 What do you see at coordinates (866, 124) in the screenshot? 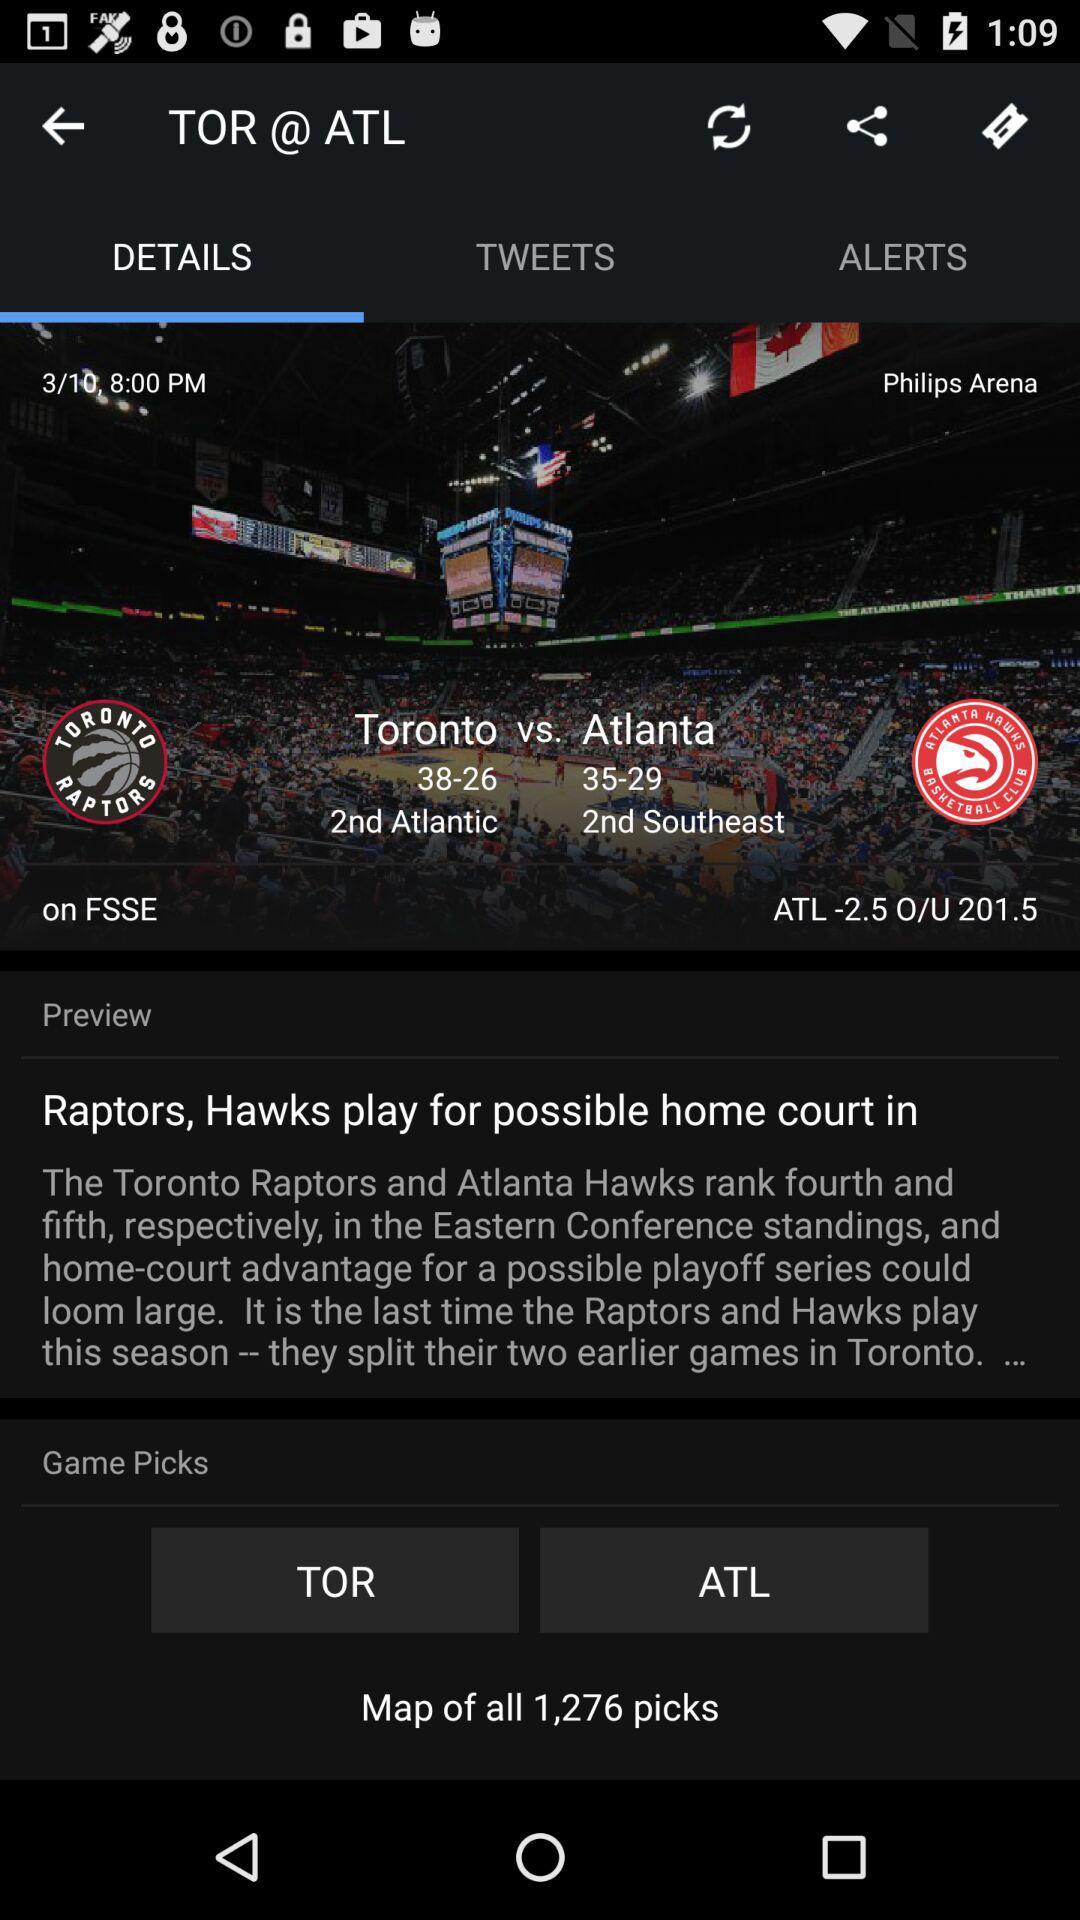
I see `share the article` at bounding box center [866, 124].